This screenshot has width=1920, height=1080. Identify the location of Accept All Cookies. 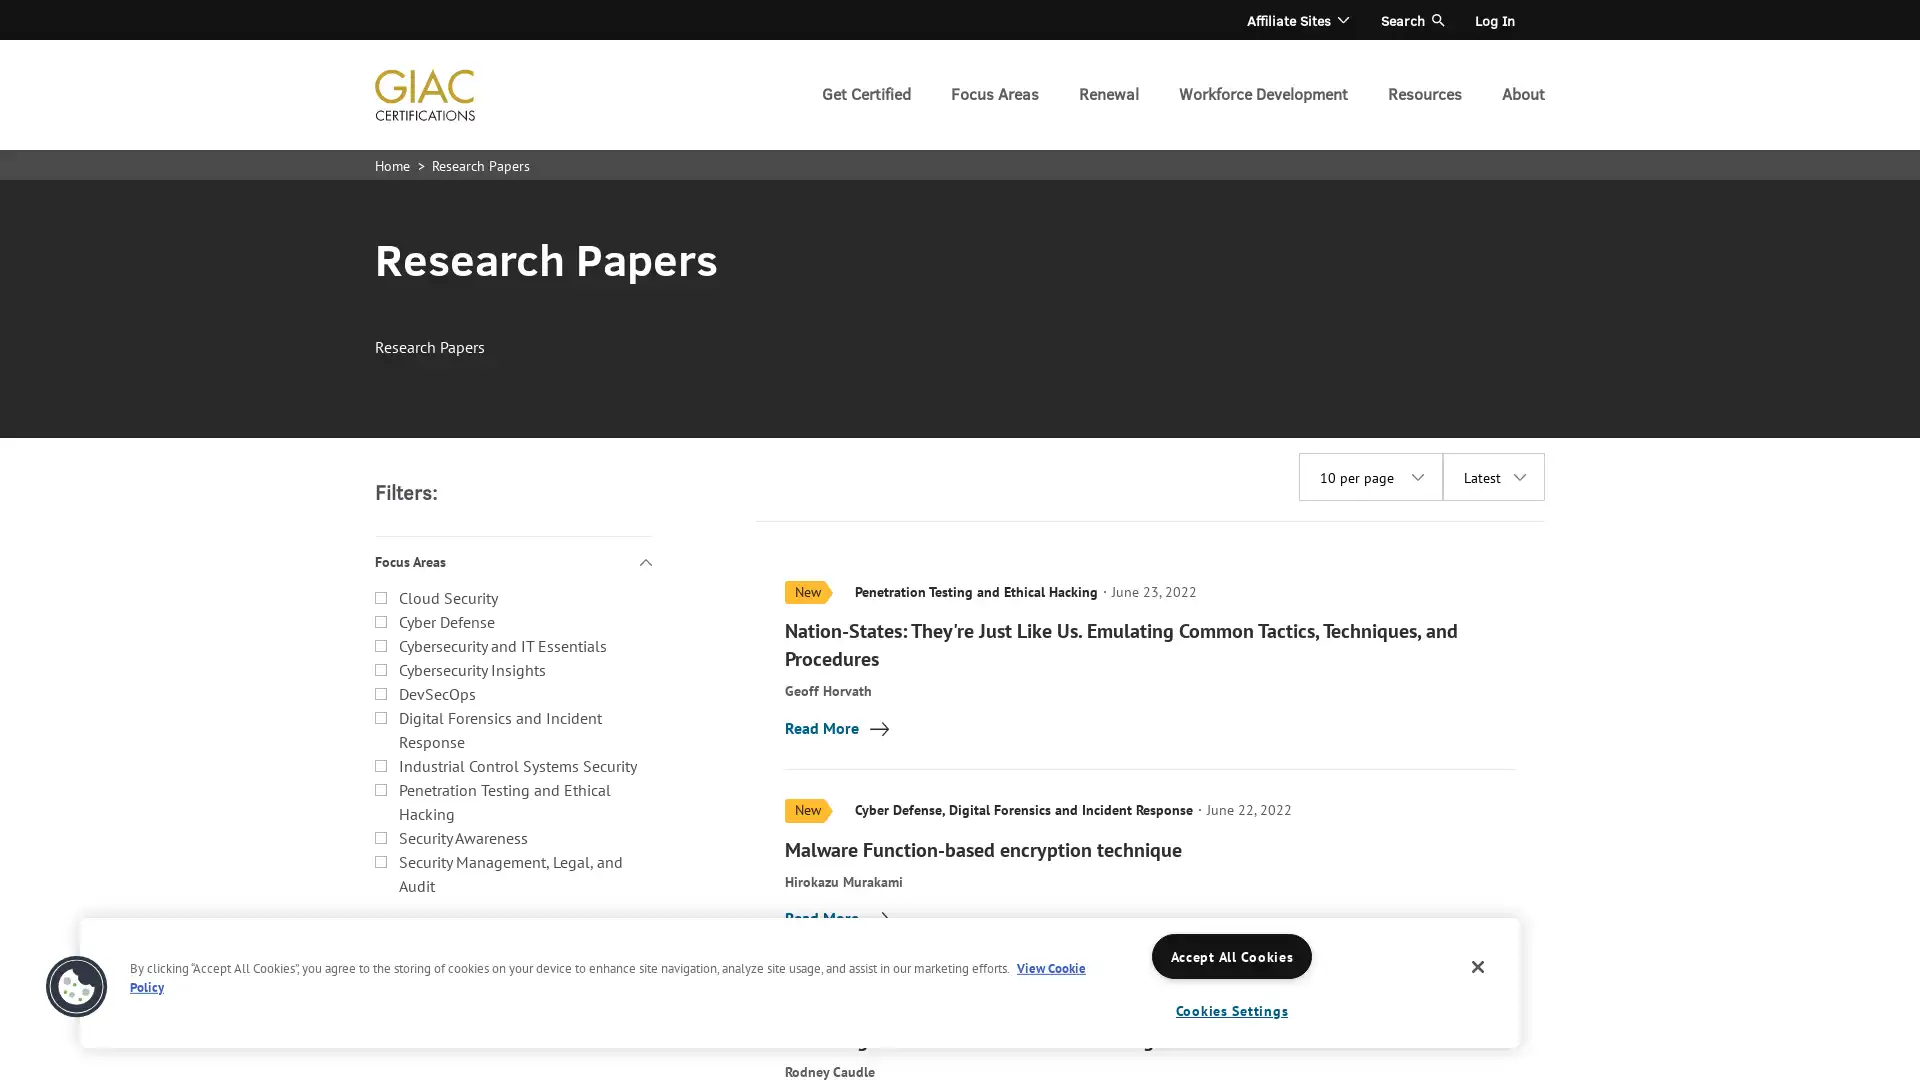
(1231, 955).